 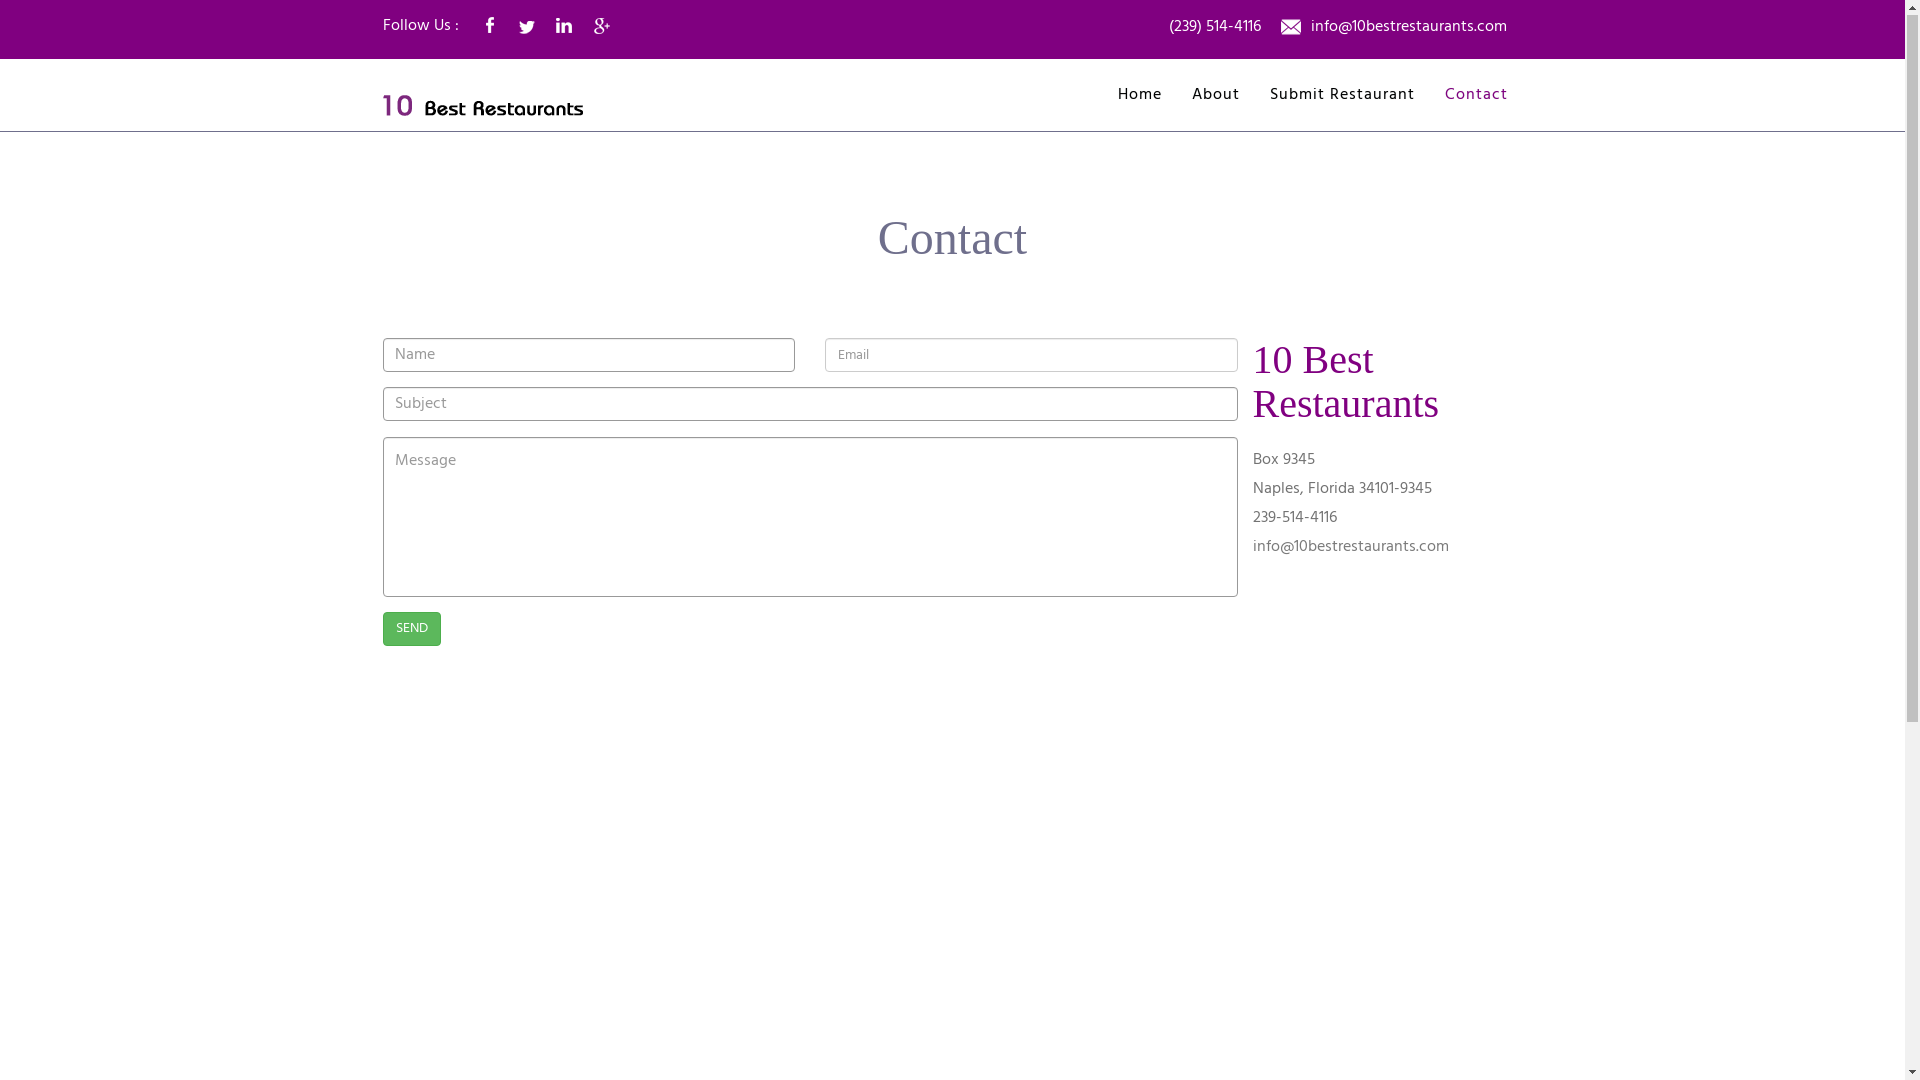 I want to click on 'Contact', so click(x=1475, y=96).